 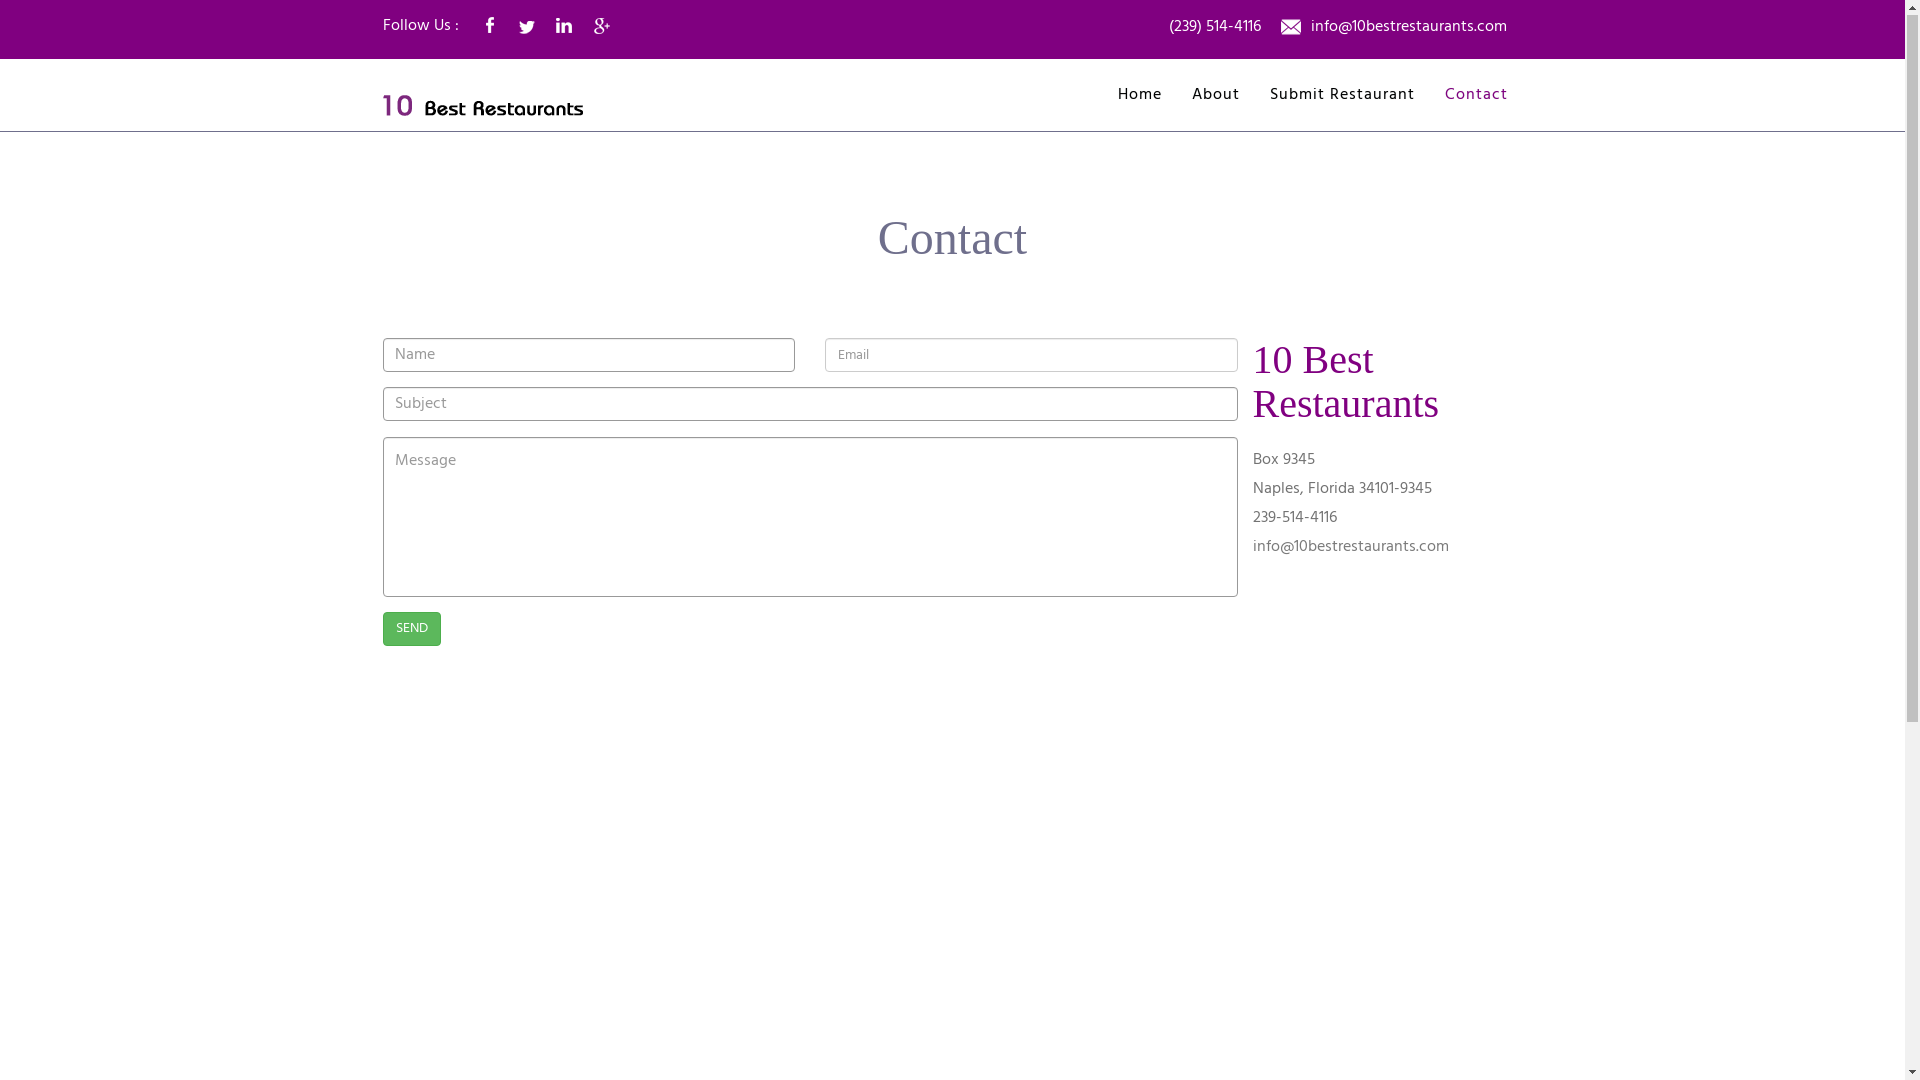 I want to click on 'Contact', so click(x=1475, y=96).